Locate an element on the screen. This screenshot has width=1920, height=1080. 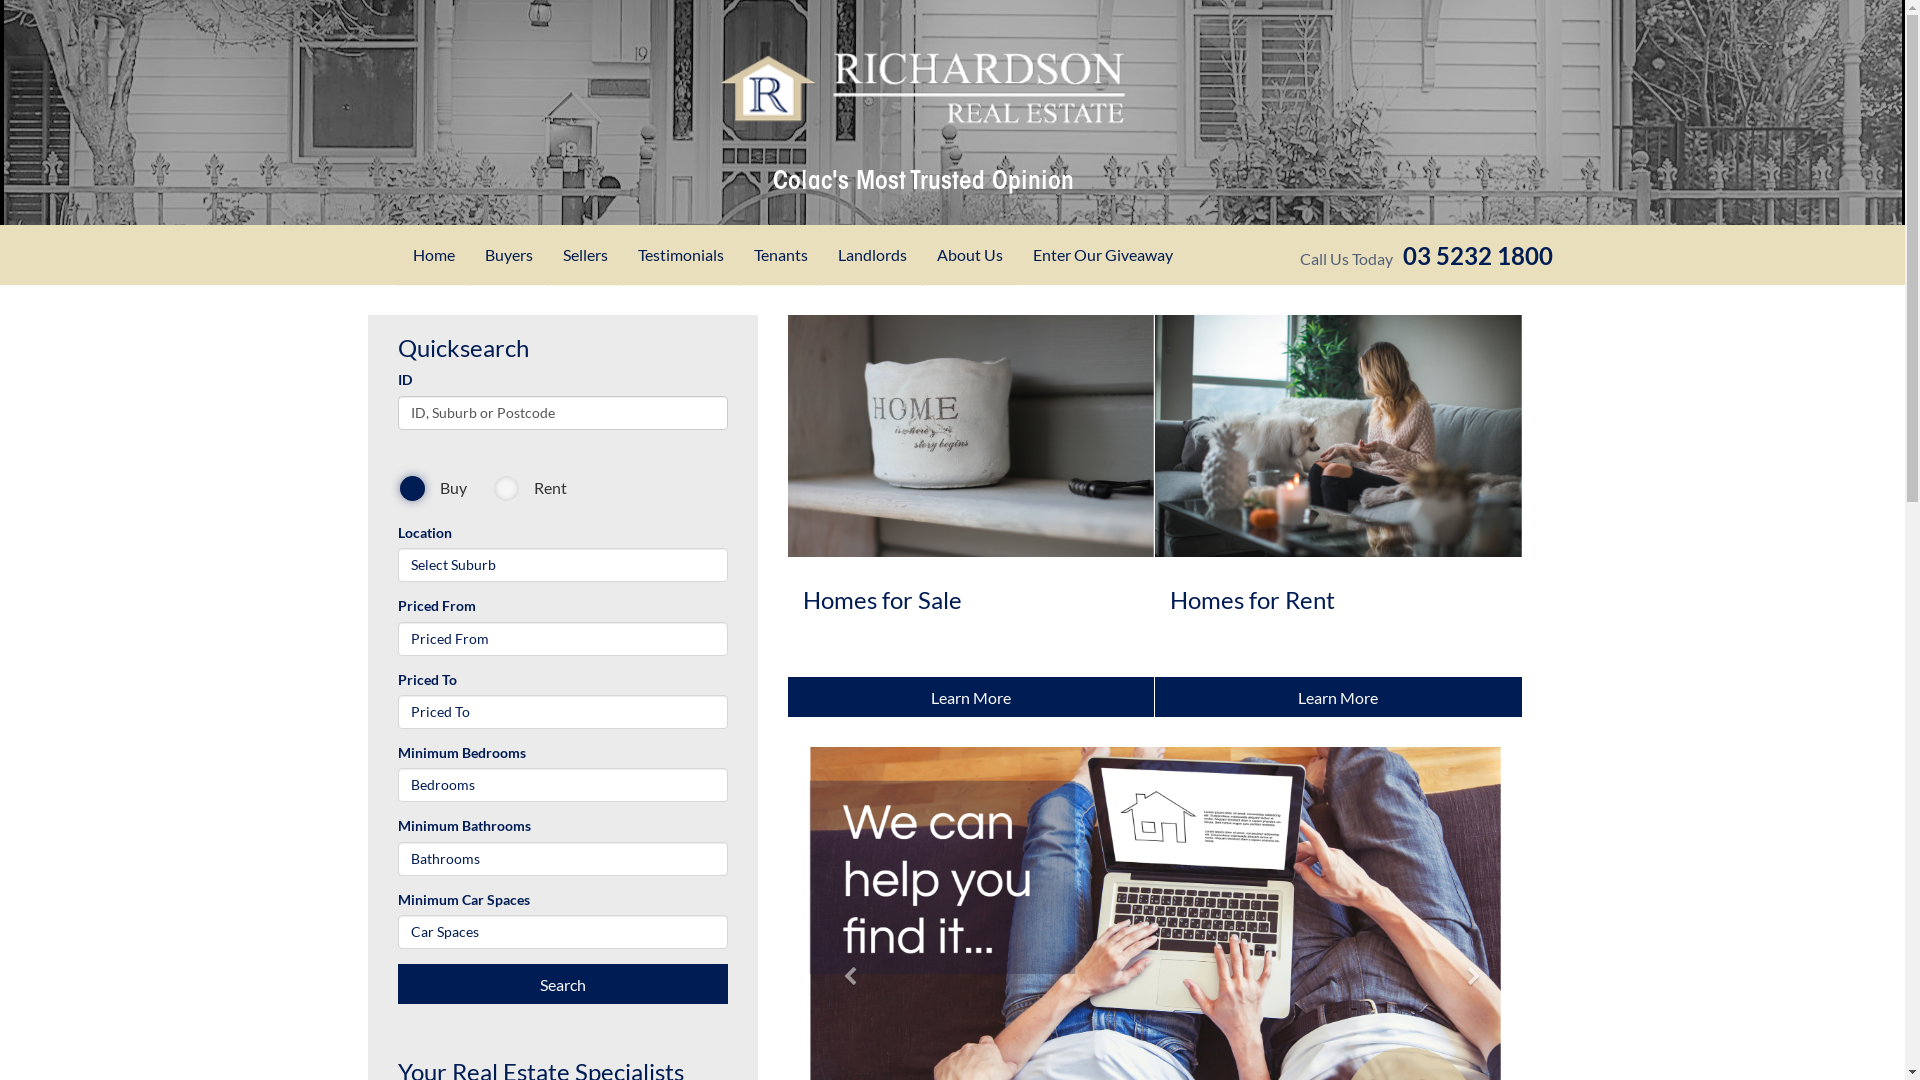
'Landlords' is located at coordinates (871, 253).